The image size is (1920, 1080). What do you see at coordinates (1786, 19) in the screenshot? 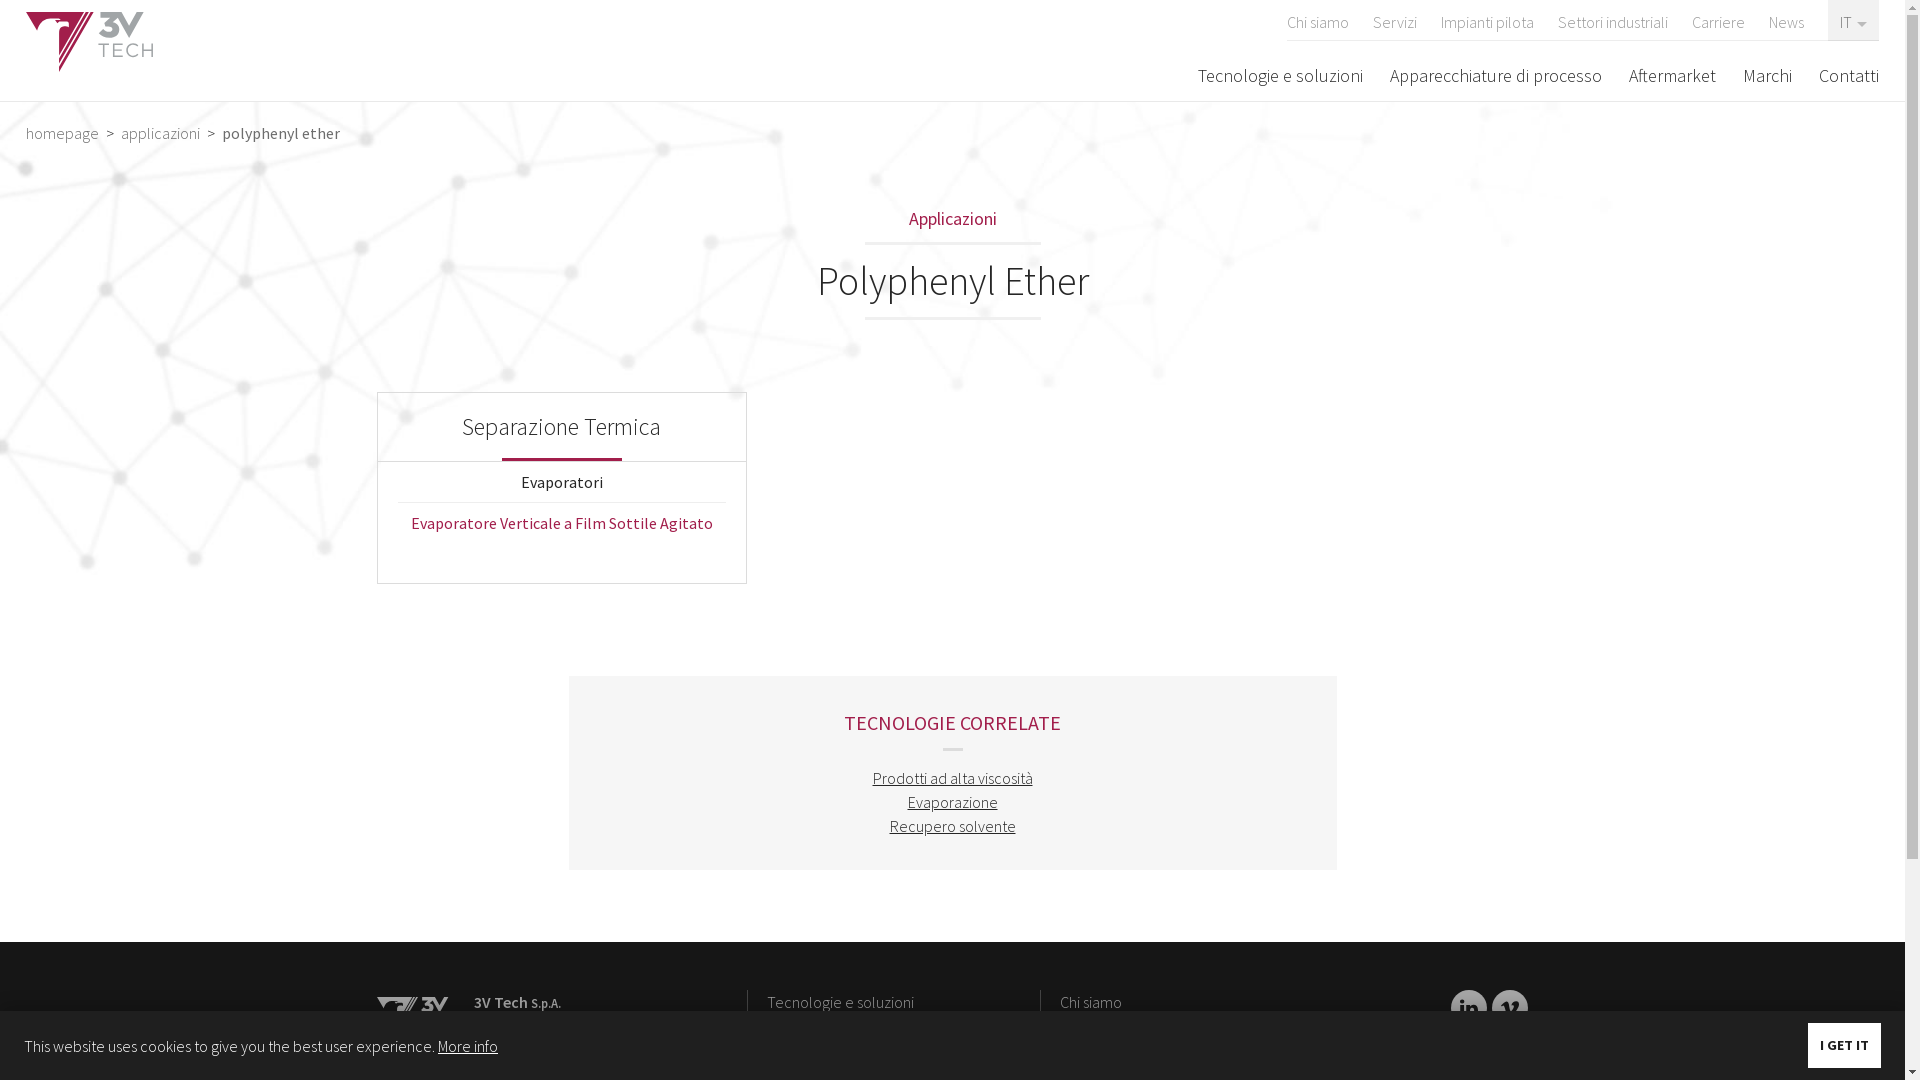
I see `'News'` at bounding box center [1786, 19].